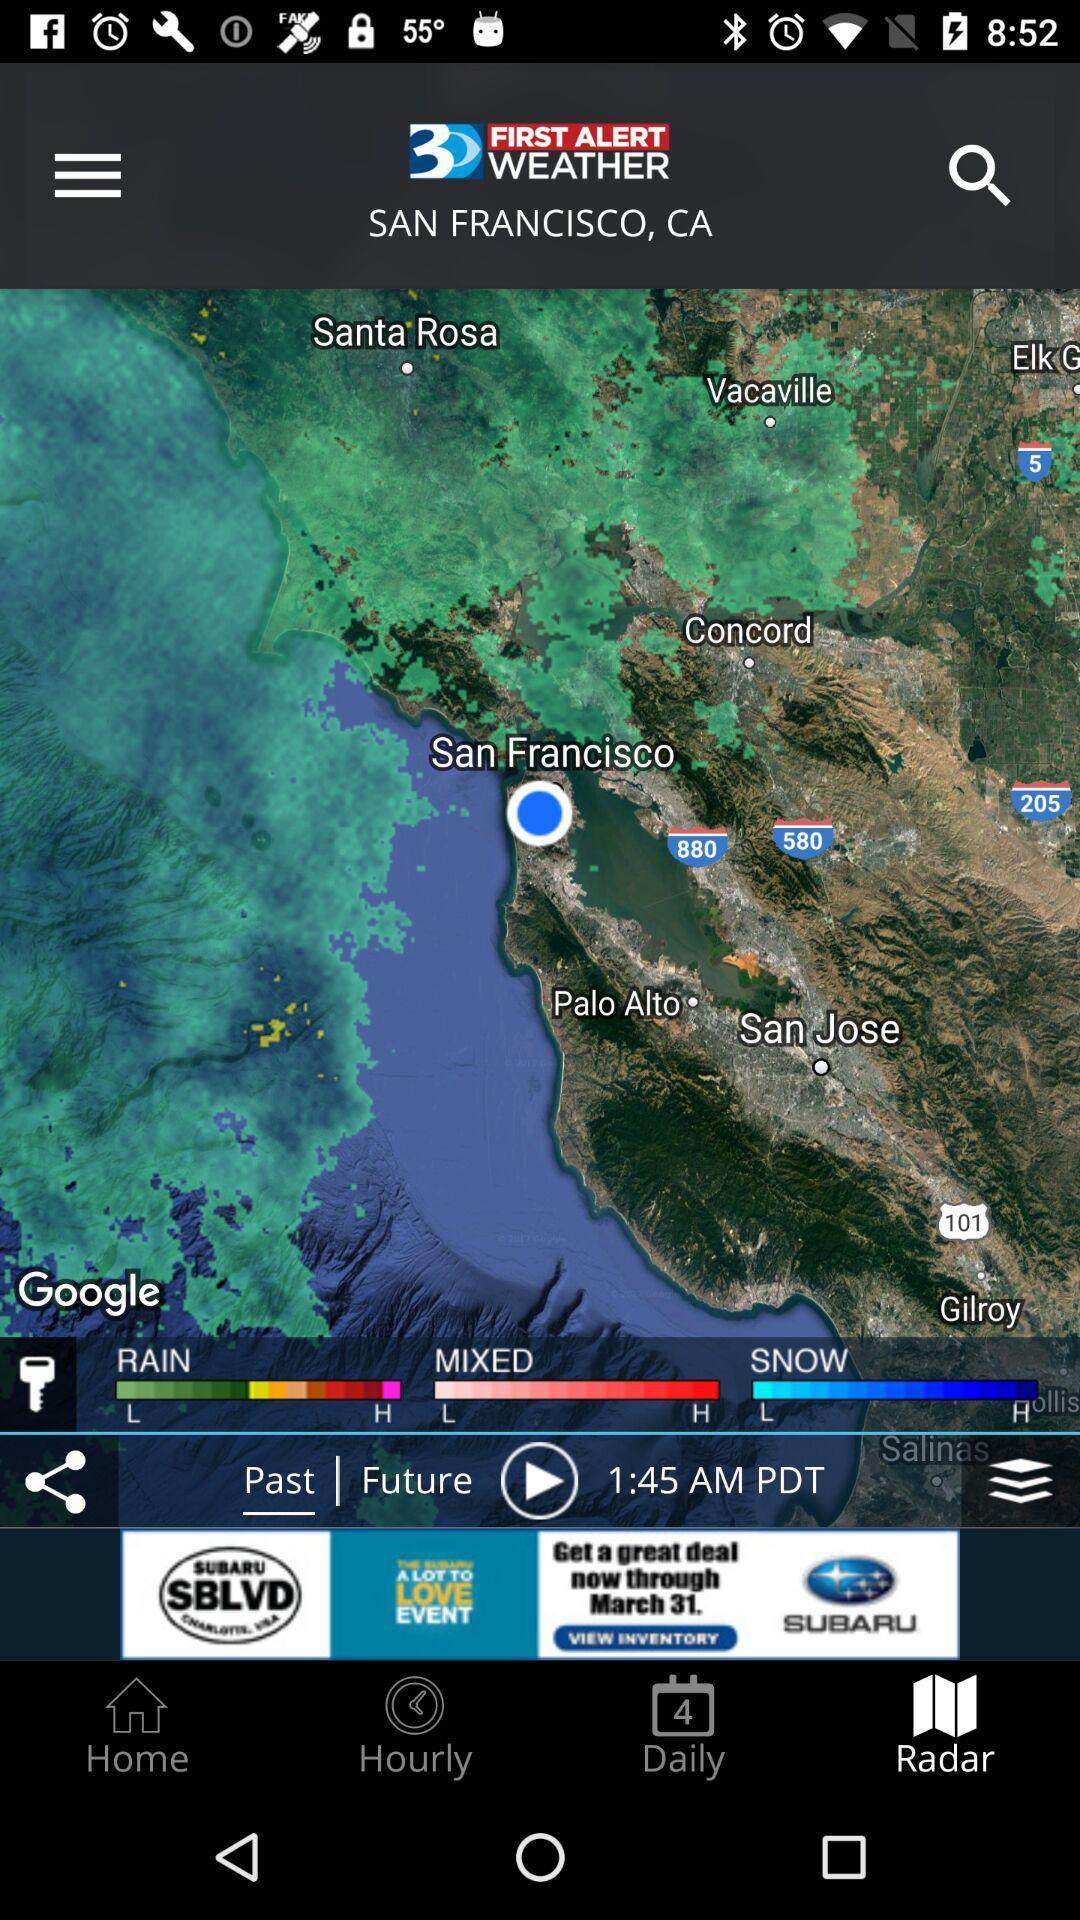 The height and width of the screenshot is (1920, 1080). What do you see at coordinates (540, 149) in the screenshot?
I see `the image which is below the notification bar` at bounding box center [540, 149].